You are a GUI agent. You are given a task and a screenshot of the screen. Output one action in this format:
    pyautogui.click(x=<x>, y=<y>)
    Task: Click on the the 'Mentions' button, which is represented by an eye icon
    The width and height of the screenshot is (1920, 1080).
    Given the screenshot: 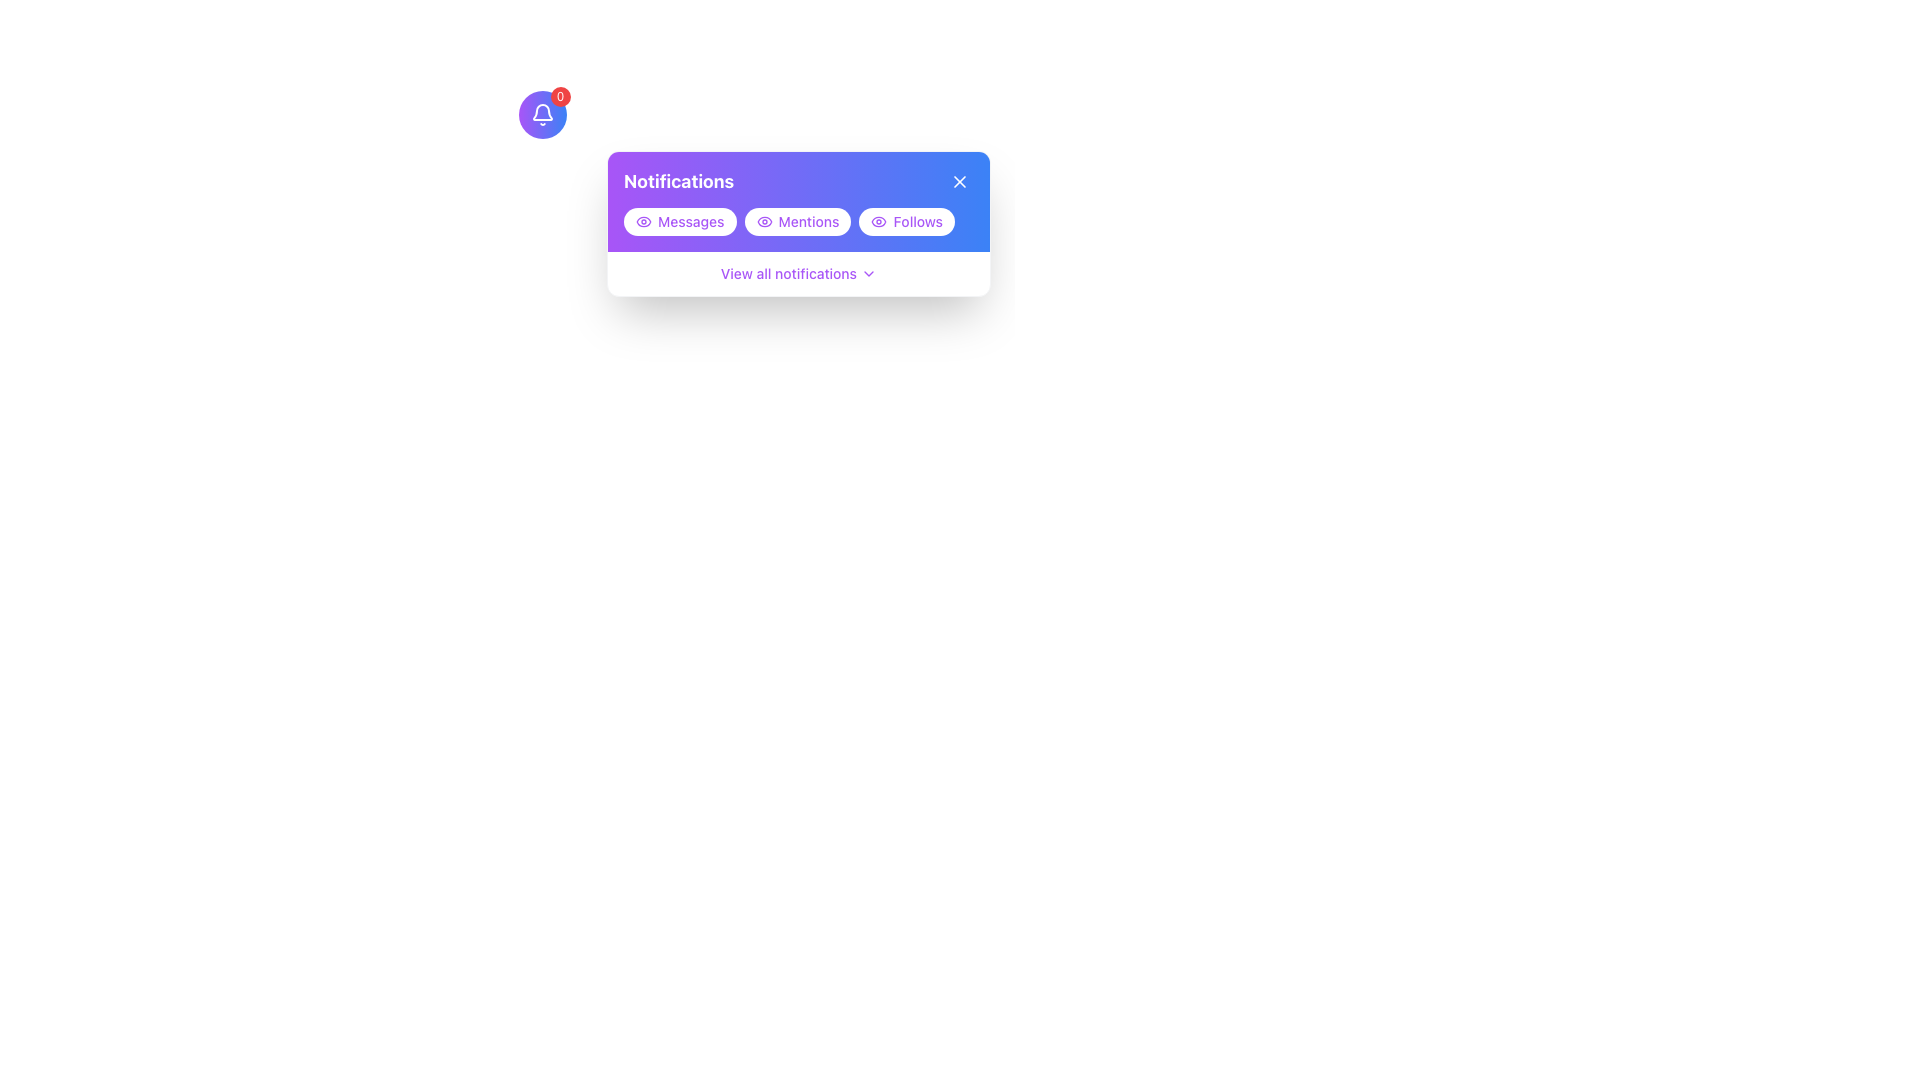 What is the action you would take?
    pyautogui.click(x=763, y=222)
    